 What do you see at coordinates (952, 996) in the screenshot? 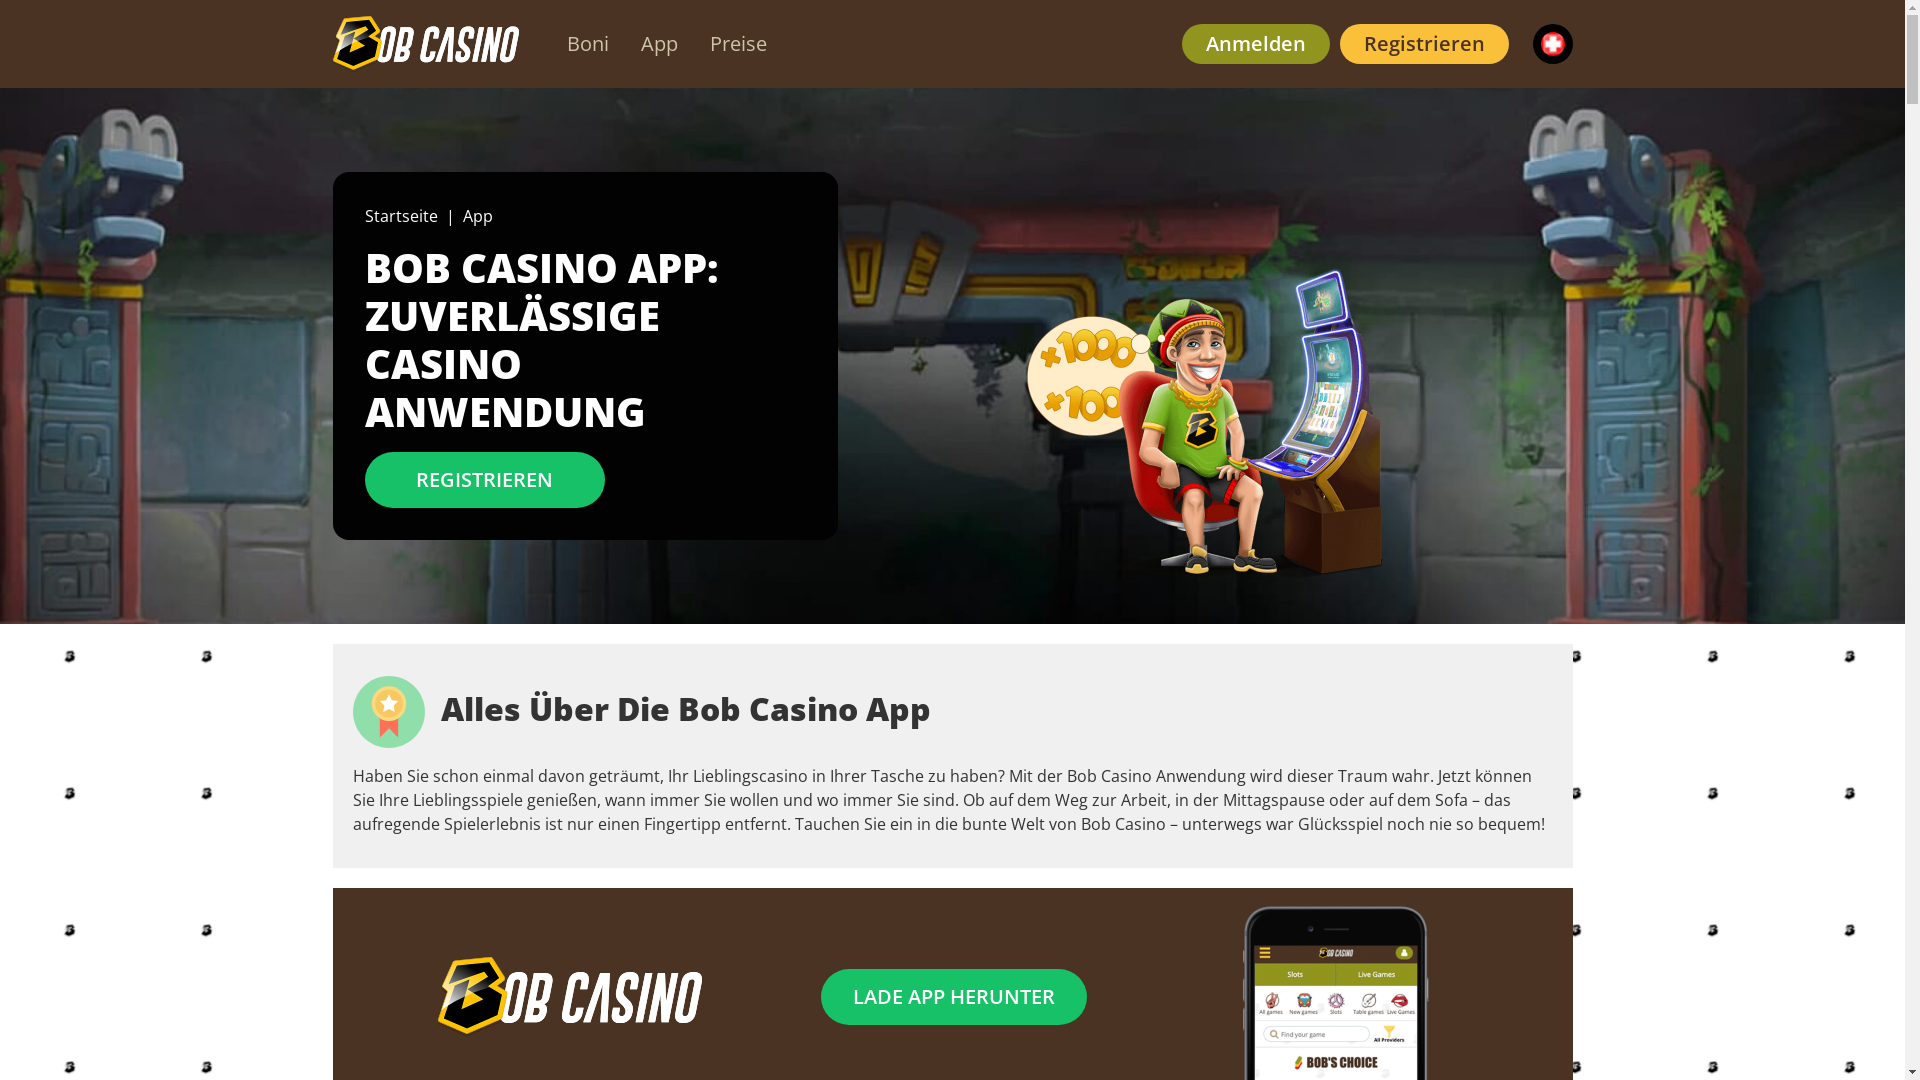
I see `'LADE APP HERUNTER'` at bounding box center [952, 996].